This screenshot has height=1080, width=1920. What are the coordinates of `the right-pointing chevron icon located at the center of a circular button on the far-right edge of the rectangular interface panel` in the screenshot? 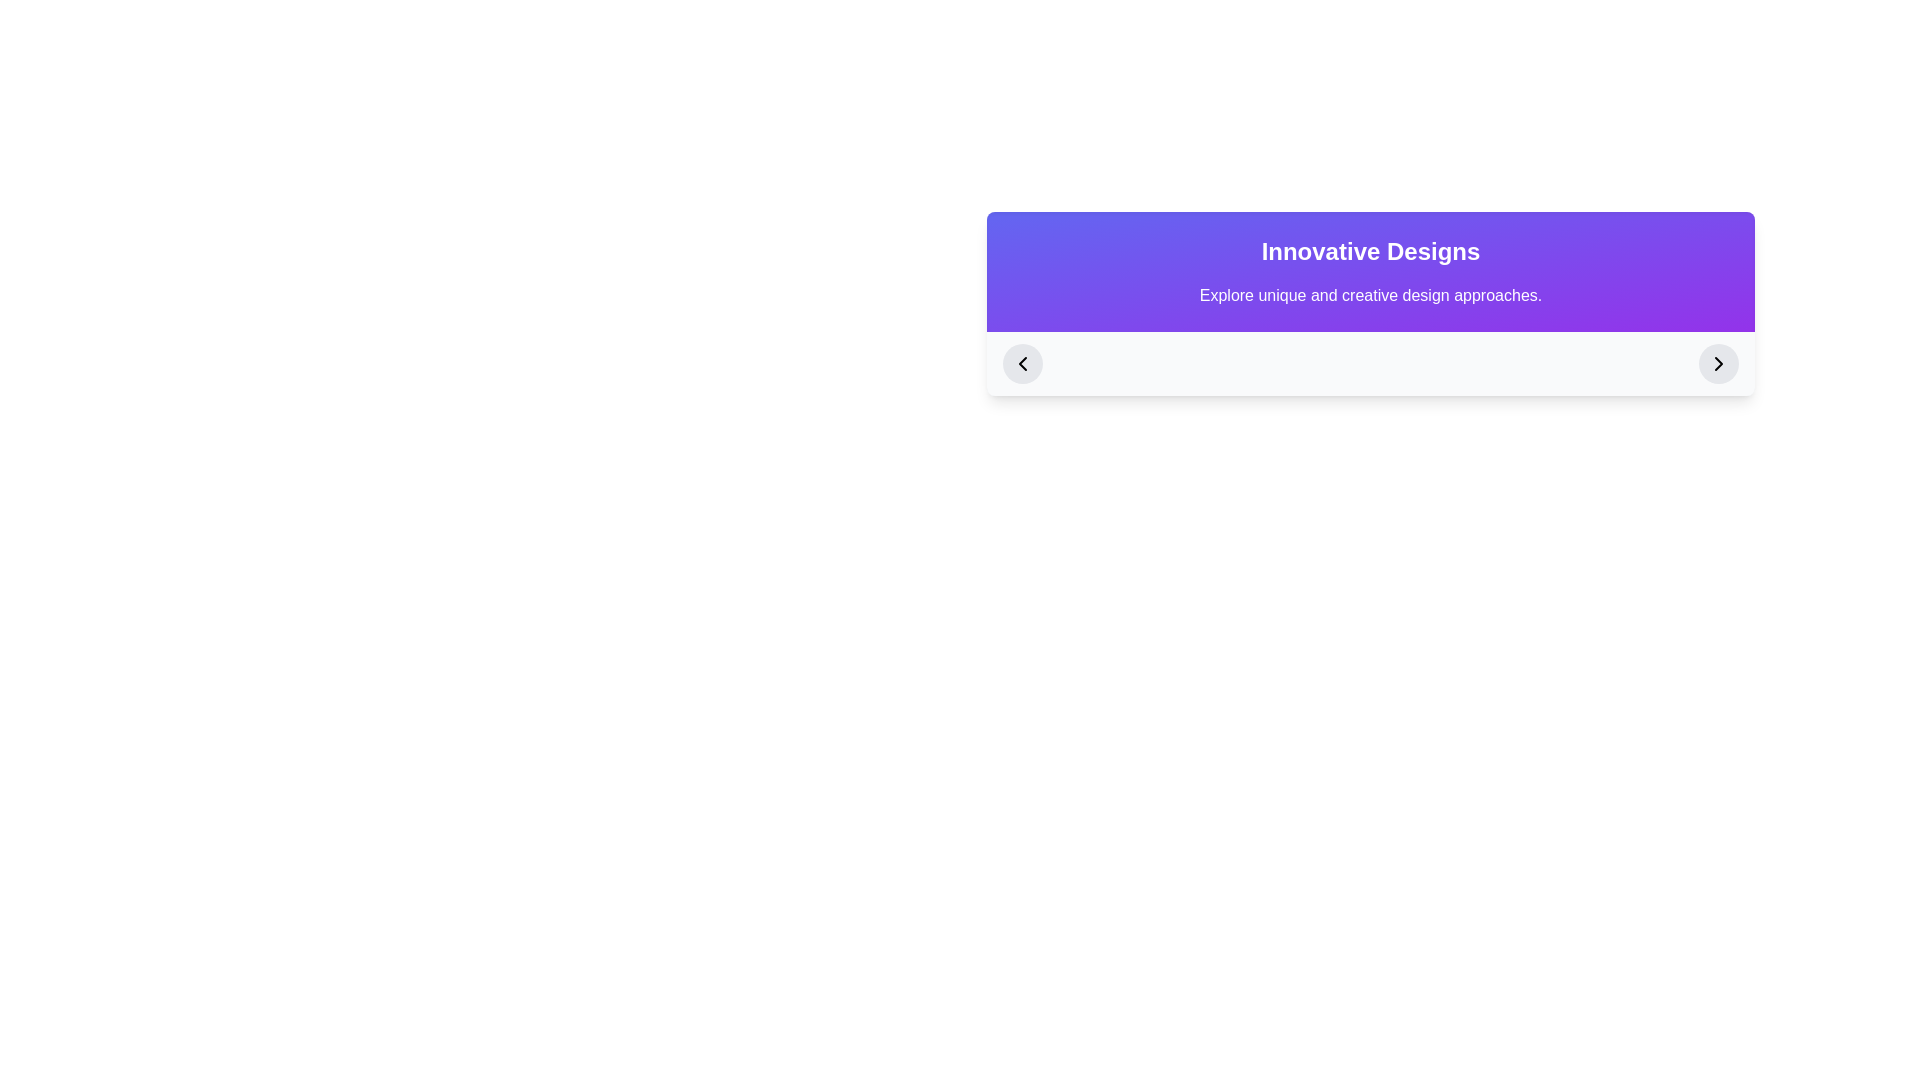 It's located at (1717, 363).